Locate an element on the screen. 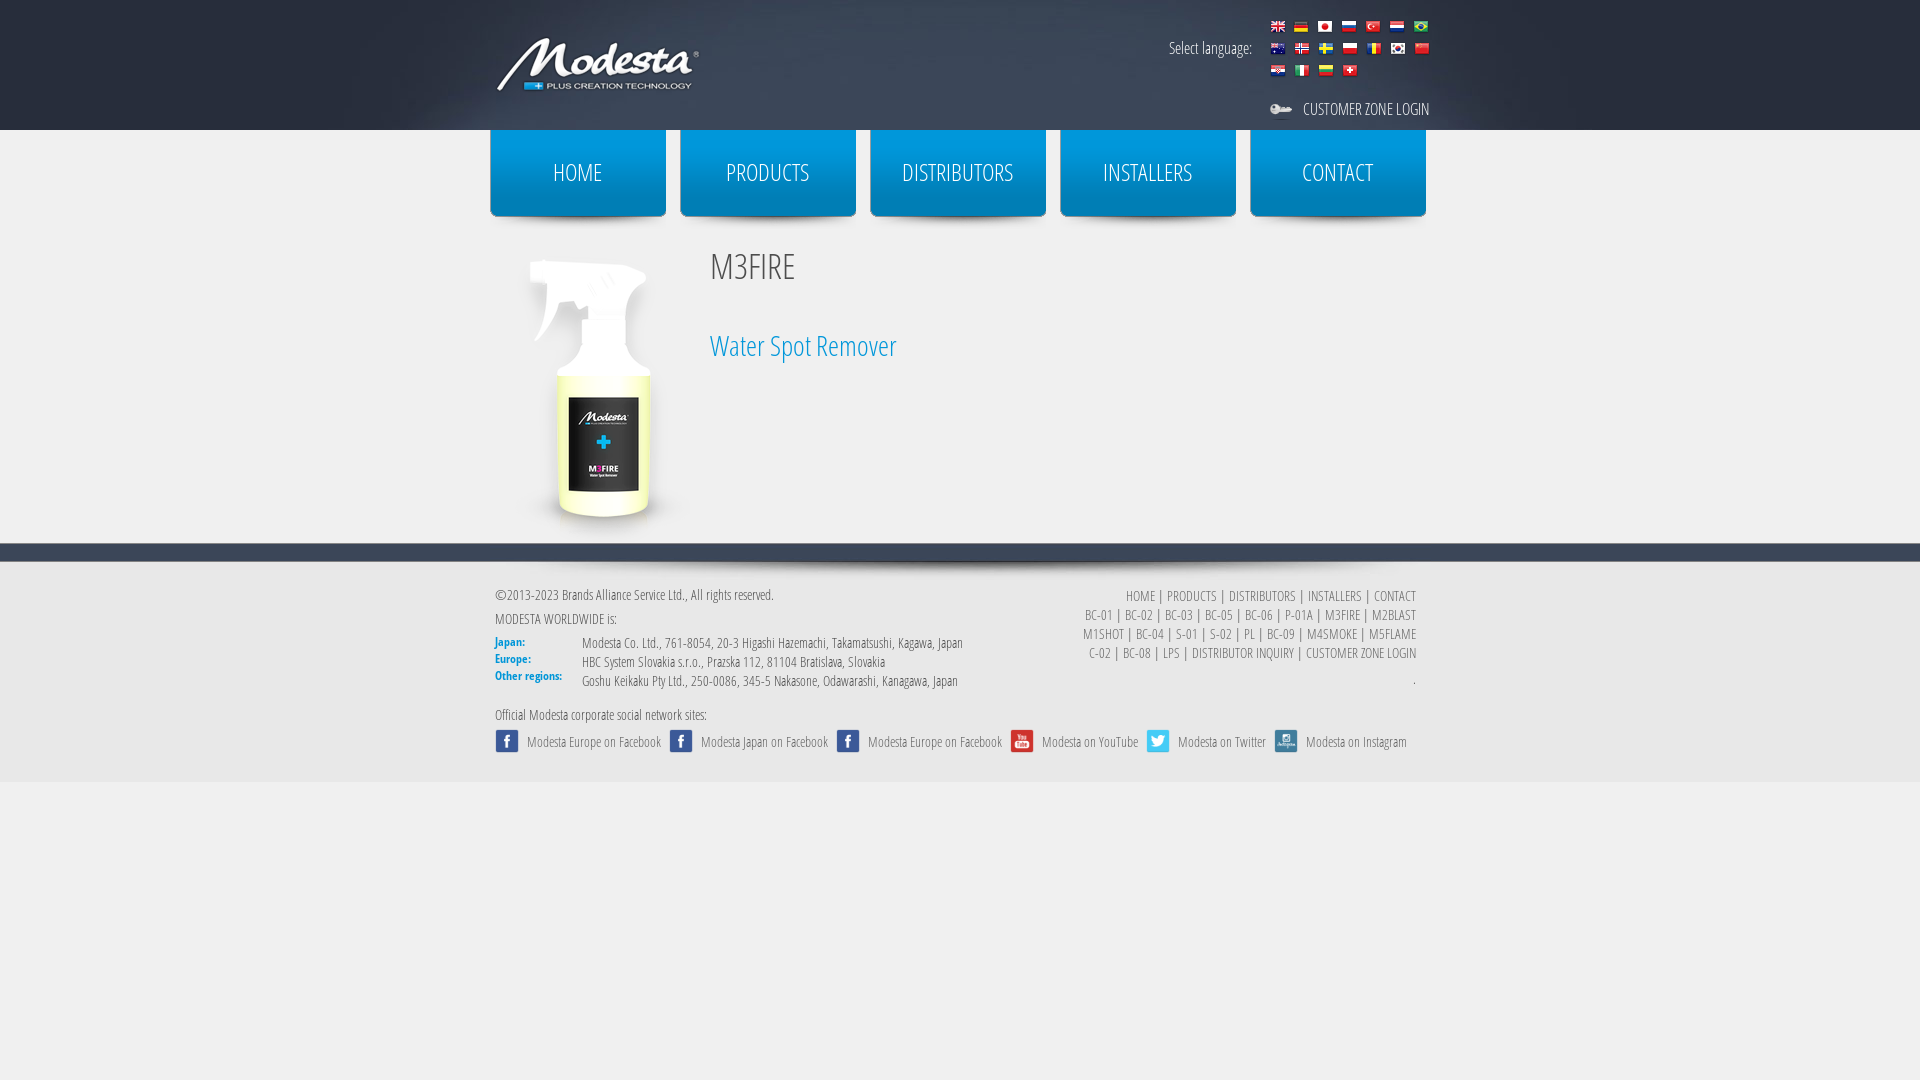 Image resolution: width=1920 pixels, height=1080 pixels. 'C-02' is located at coordinates (1098, 652).